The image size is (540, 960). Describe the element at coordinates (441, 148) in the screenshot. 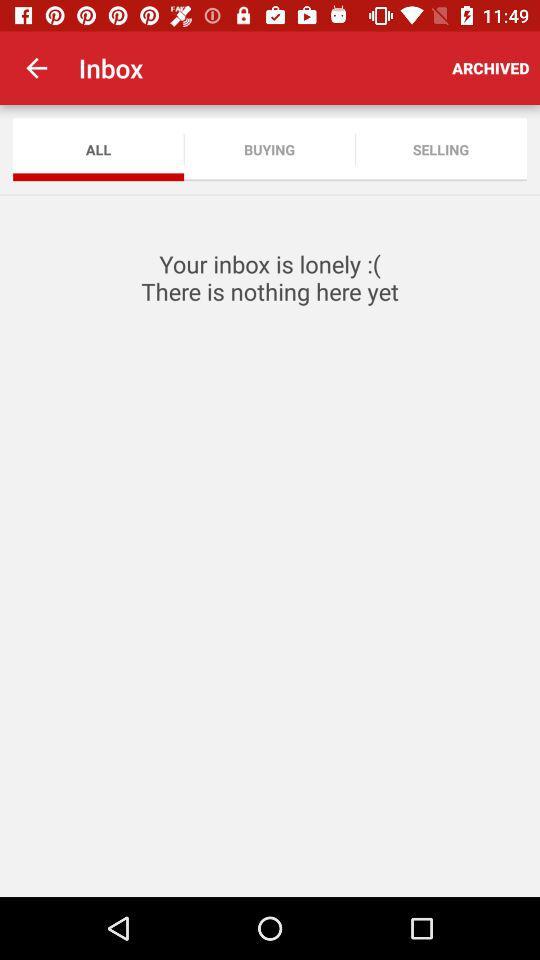

I see `the app to the right of the buying app` at that location.